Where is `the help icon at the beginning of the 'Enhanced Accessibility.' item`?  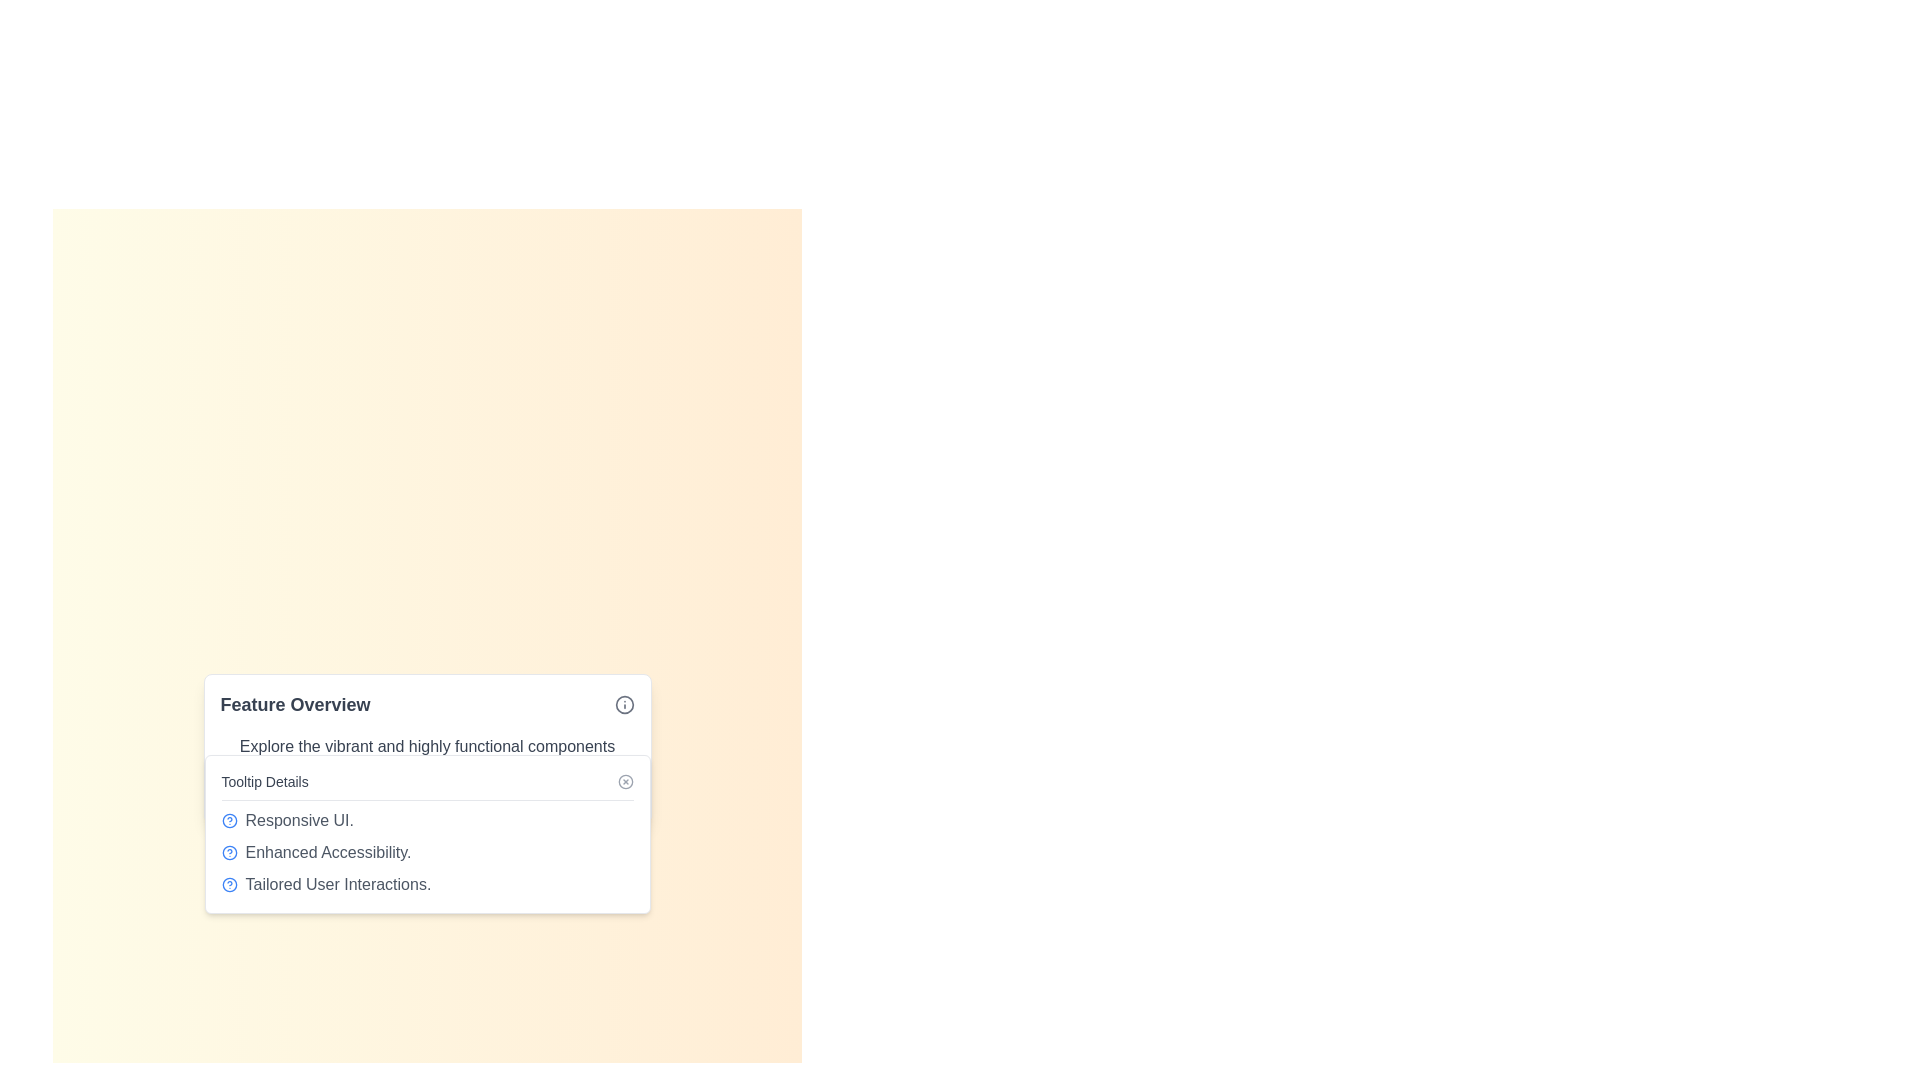
the help icon at the beginning of the 'Enhanced Accessibility.' item is located at coordinates (229, 852).